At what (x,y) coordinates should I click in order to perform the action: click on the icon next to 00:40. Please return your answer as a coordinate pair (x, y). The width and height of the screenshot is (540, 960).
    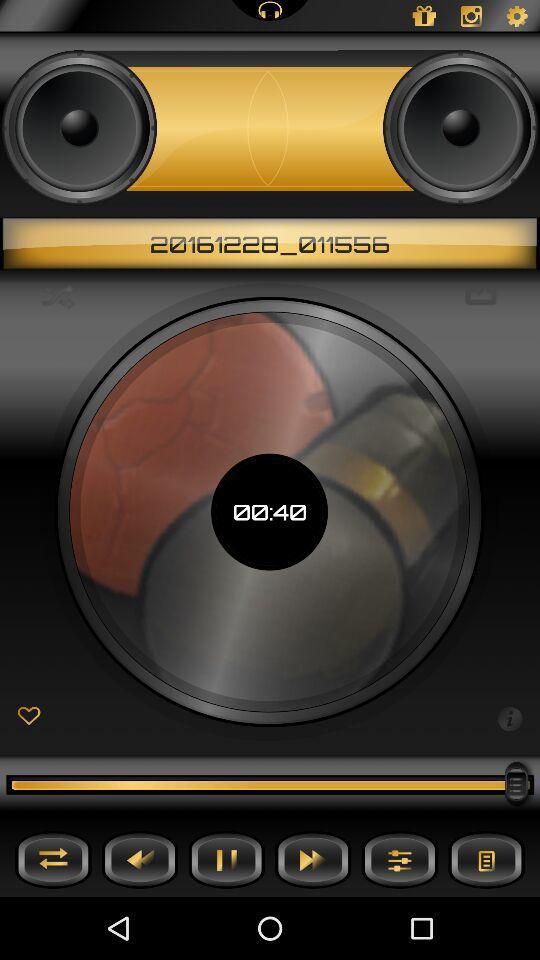
    Looking at the image, I should click on (480, 295).